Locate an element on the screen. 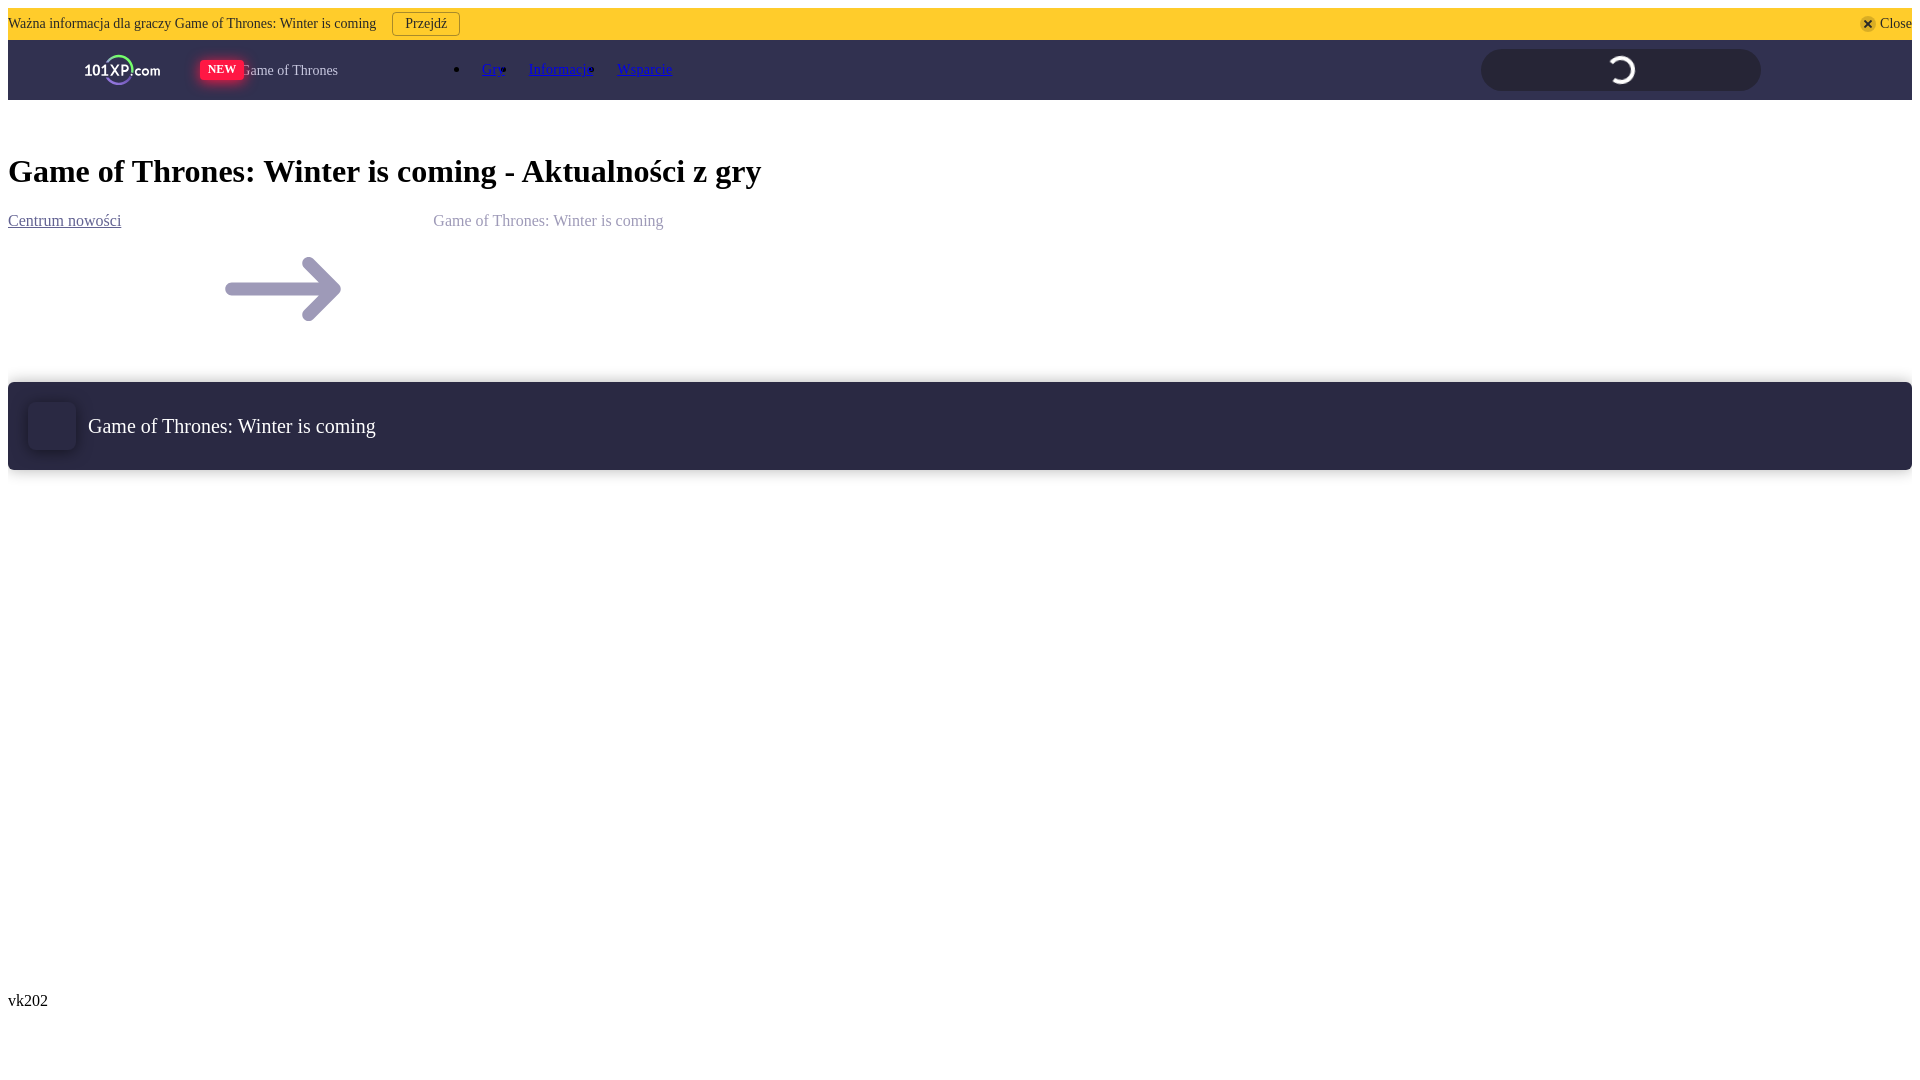  'Informacje' is located at coordinates (560, 68).